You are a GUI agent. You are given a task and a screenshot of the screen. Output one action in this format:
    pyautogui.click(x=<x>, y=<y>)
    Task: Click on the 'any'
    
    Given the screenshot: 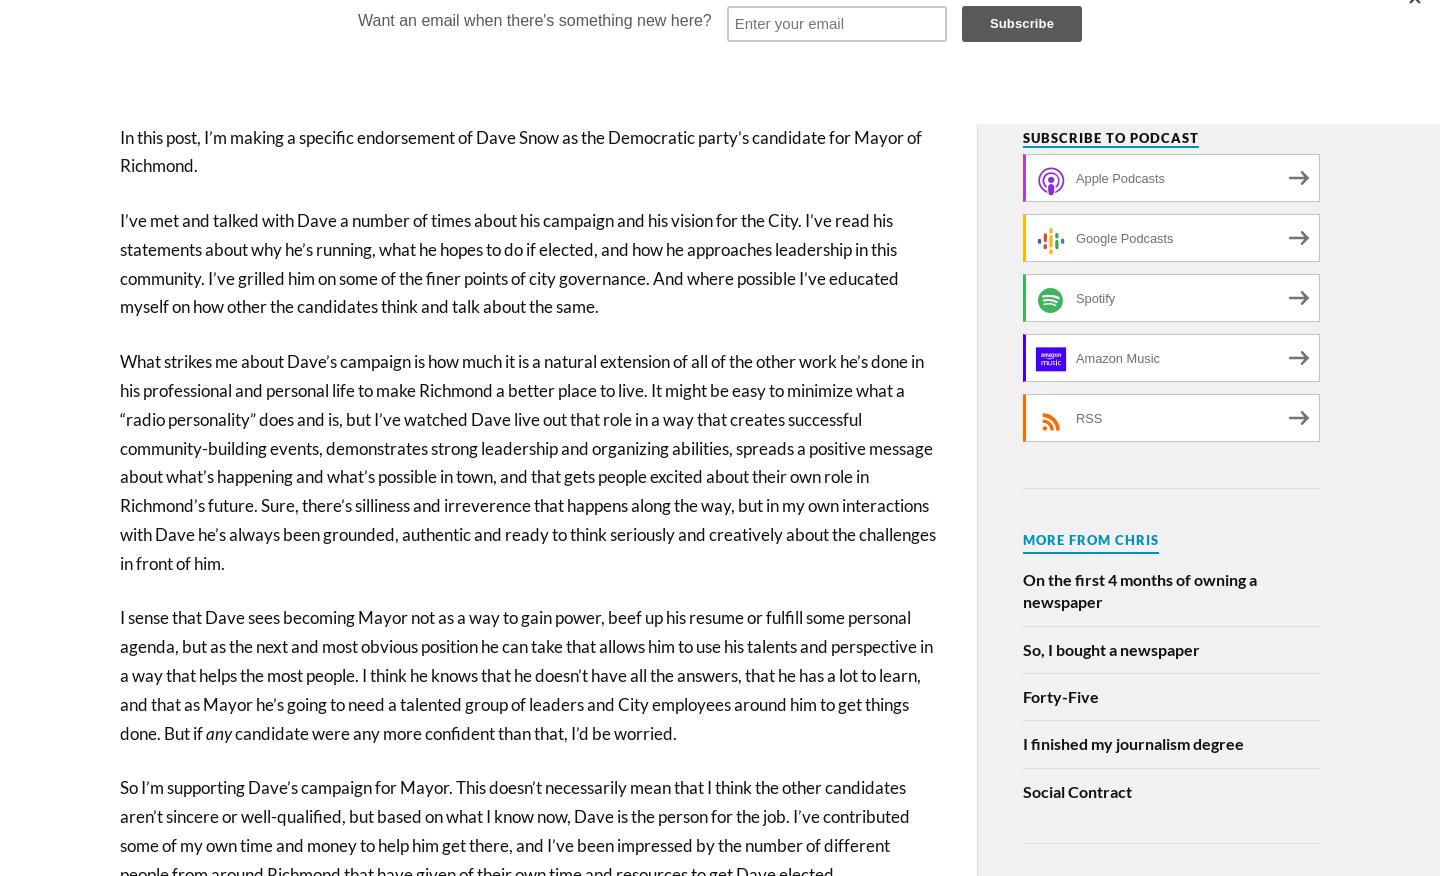 What is the action you would take?
    pyautogui.click(x=219, y=733)
    